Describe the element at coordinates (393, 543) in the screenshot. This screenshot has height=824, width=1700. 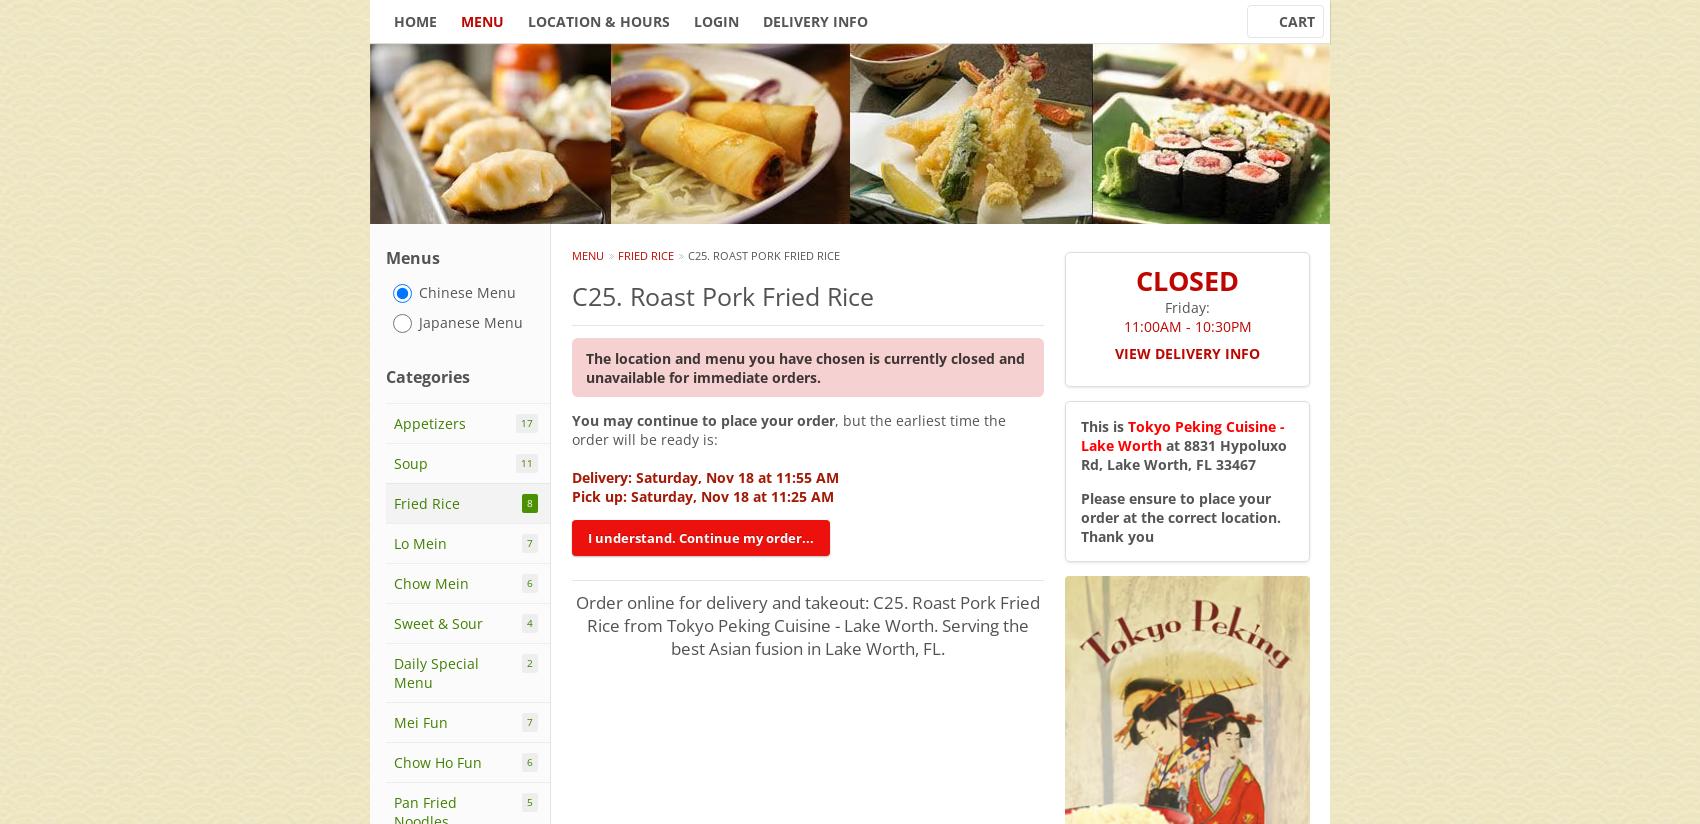
I see `'Lo Mein'` at that location.